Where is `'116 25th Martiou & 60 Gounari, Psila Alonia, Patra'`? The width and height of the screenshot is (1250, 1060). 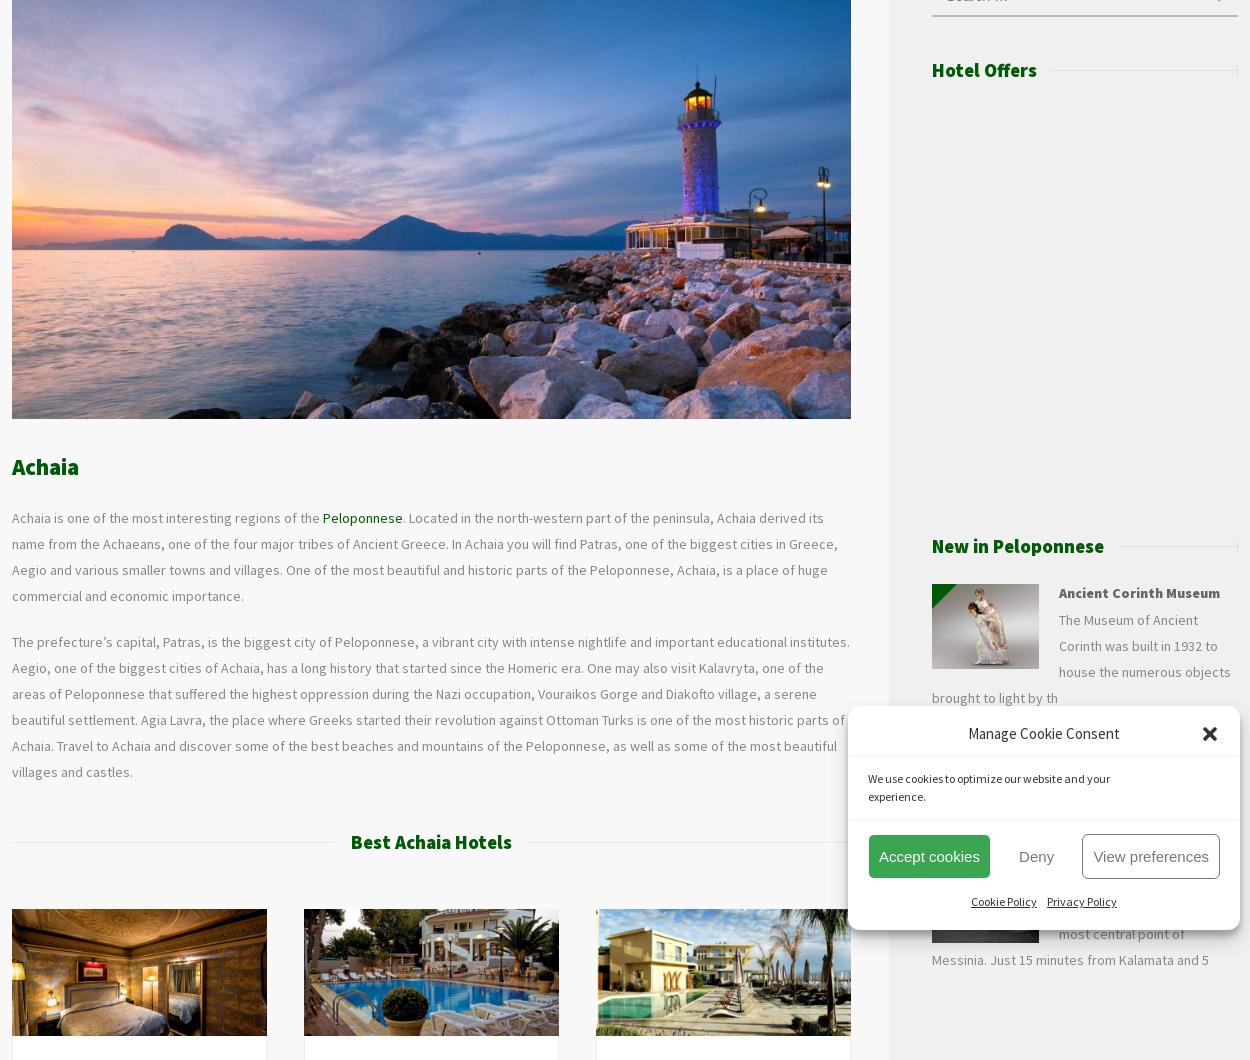 '116 25th Martiou & 60 Gounari, Psila Alonia, Patra' is located at coordinates (60, 1026).